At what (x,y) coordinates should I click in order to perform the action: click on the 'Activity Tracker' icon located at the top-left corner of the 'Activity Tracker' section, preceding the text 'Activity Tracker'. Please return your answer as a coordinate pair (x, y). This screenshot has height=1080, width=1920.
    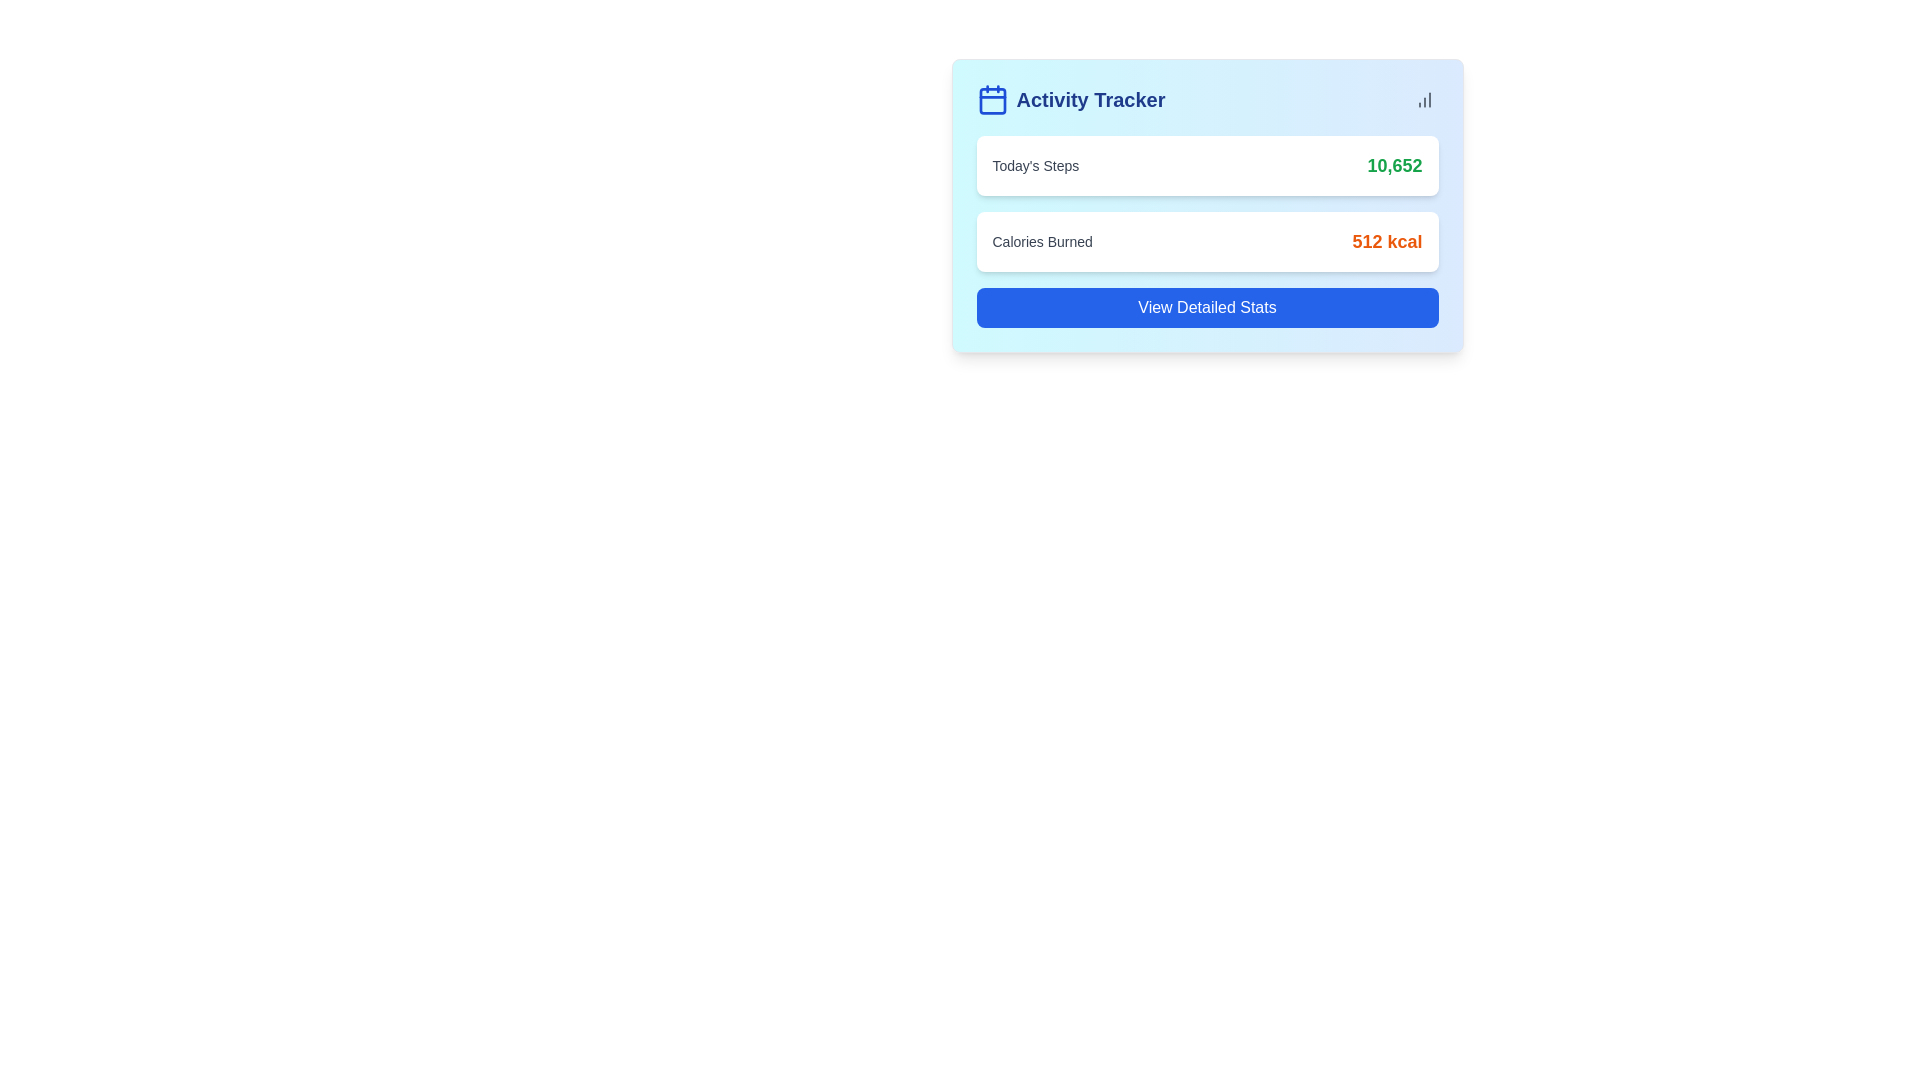
    Looking at the image, I should click on (992, 100).